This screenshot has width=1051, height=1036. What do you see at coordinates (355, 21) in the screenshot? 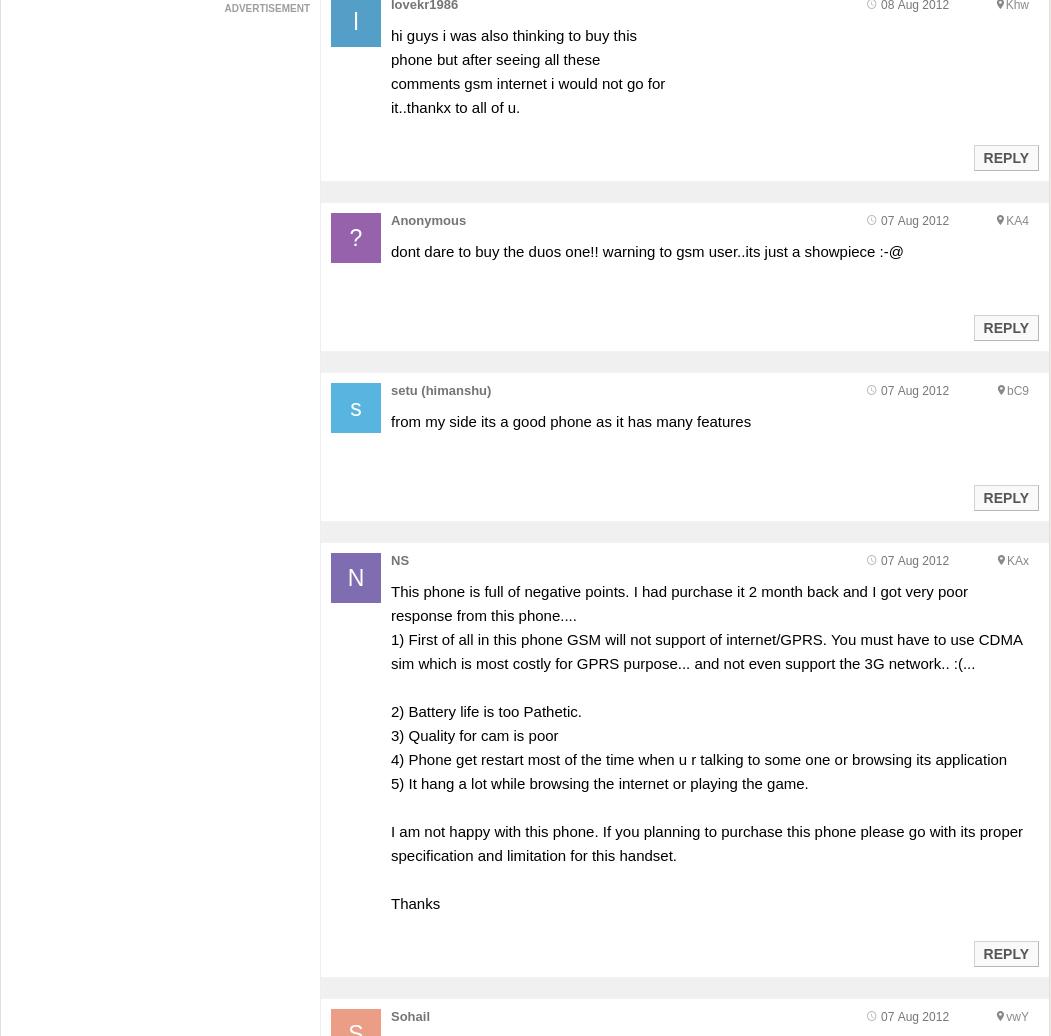
I see `'l'` at bounding box center [355, 21].